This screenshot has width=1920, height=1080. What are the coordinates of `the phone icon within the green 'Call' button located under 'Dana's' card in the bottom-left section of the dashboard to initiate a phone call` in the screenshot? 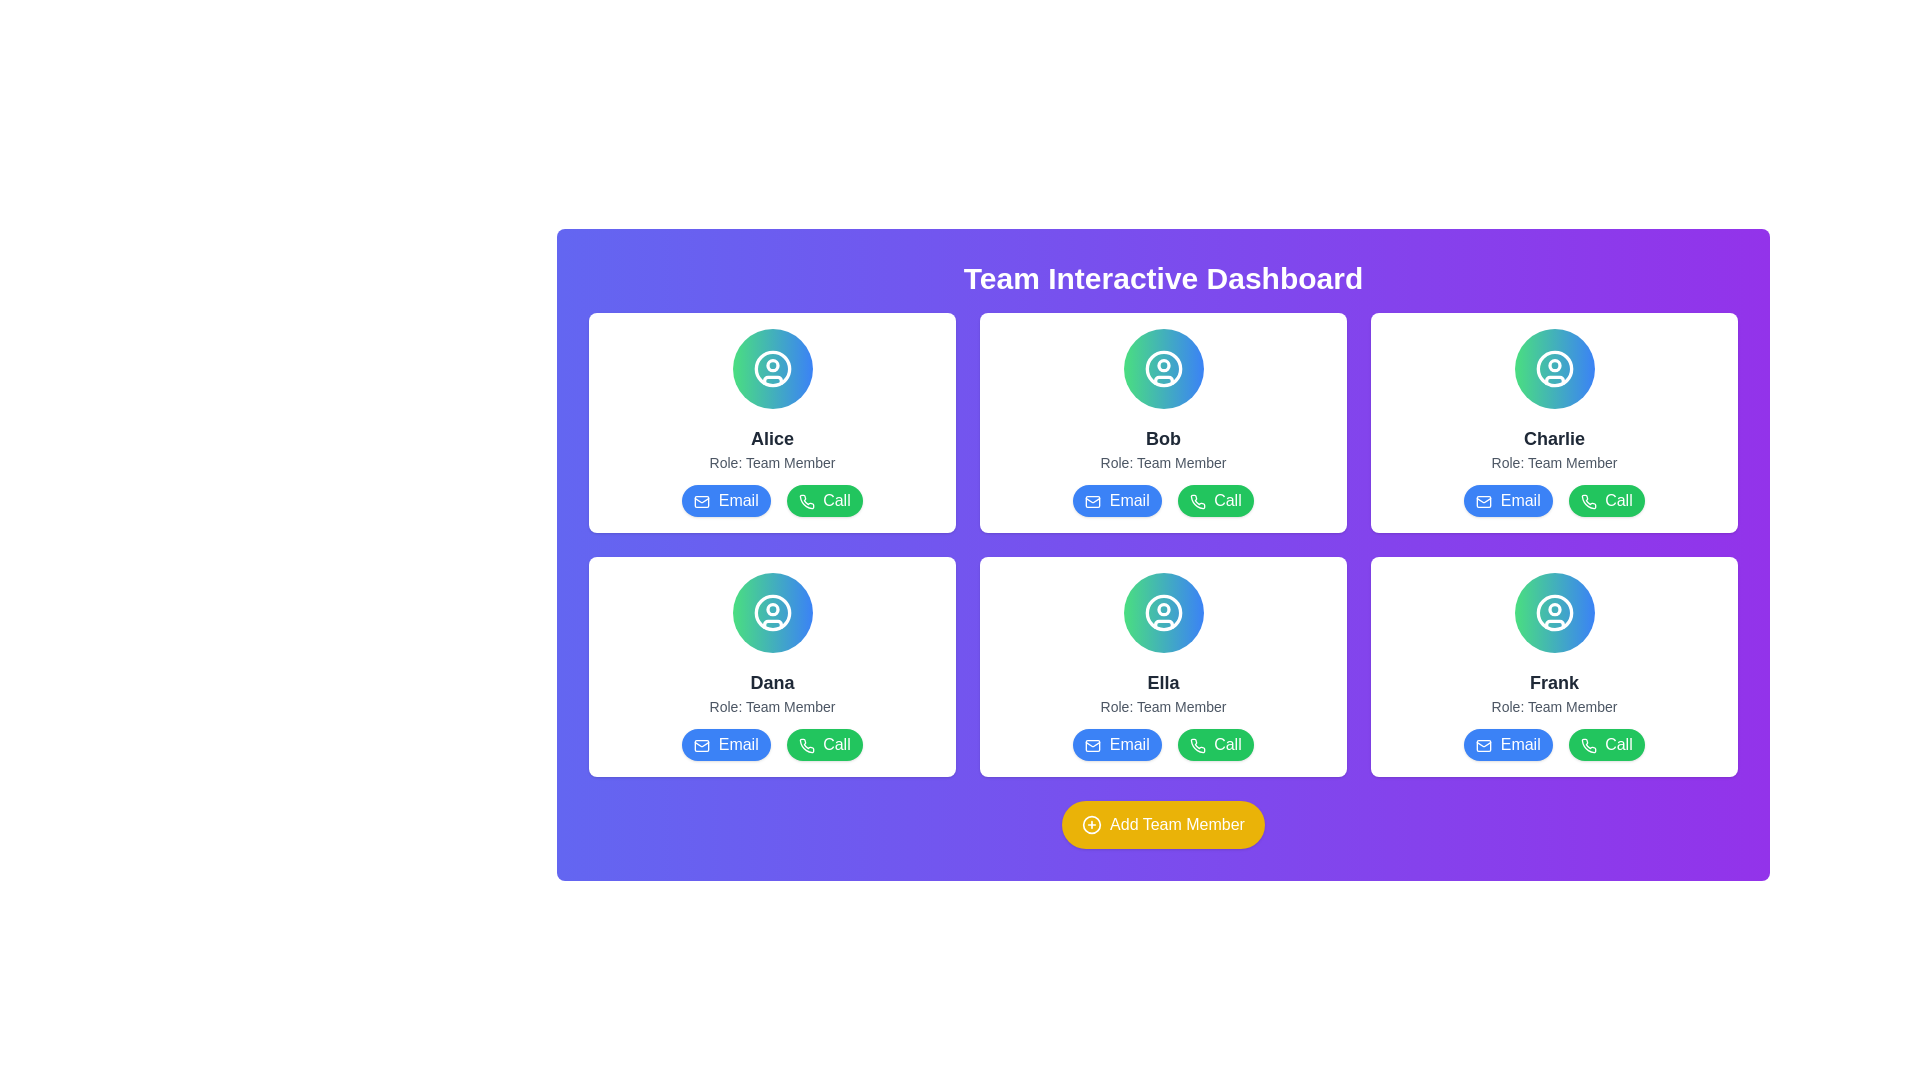 It's located at (806, 745).